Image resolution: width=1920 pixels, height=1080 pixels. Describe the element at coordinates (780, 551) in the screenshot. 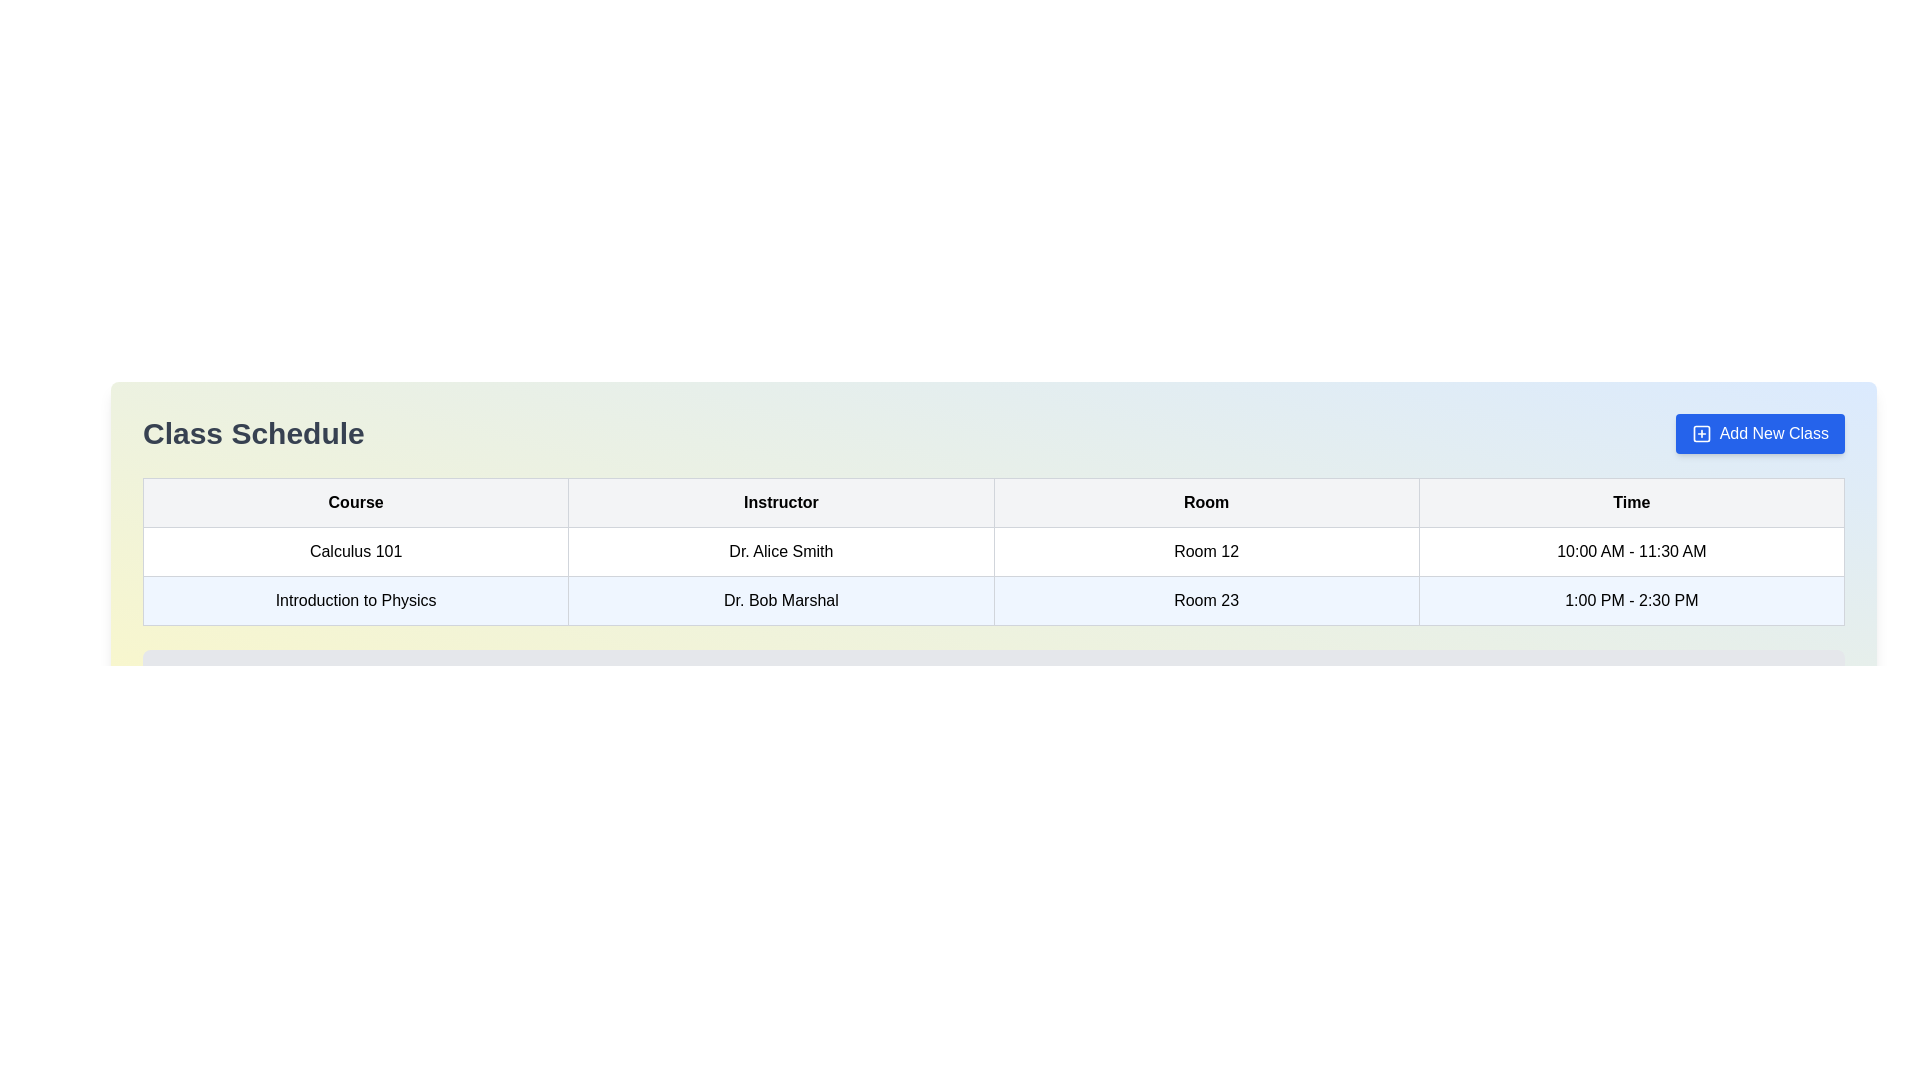

I see `the text label displaying 'Dr. Alice Smith' in the second column of the first row of the table under the 'Instructor' header` at that location.